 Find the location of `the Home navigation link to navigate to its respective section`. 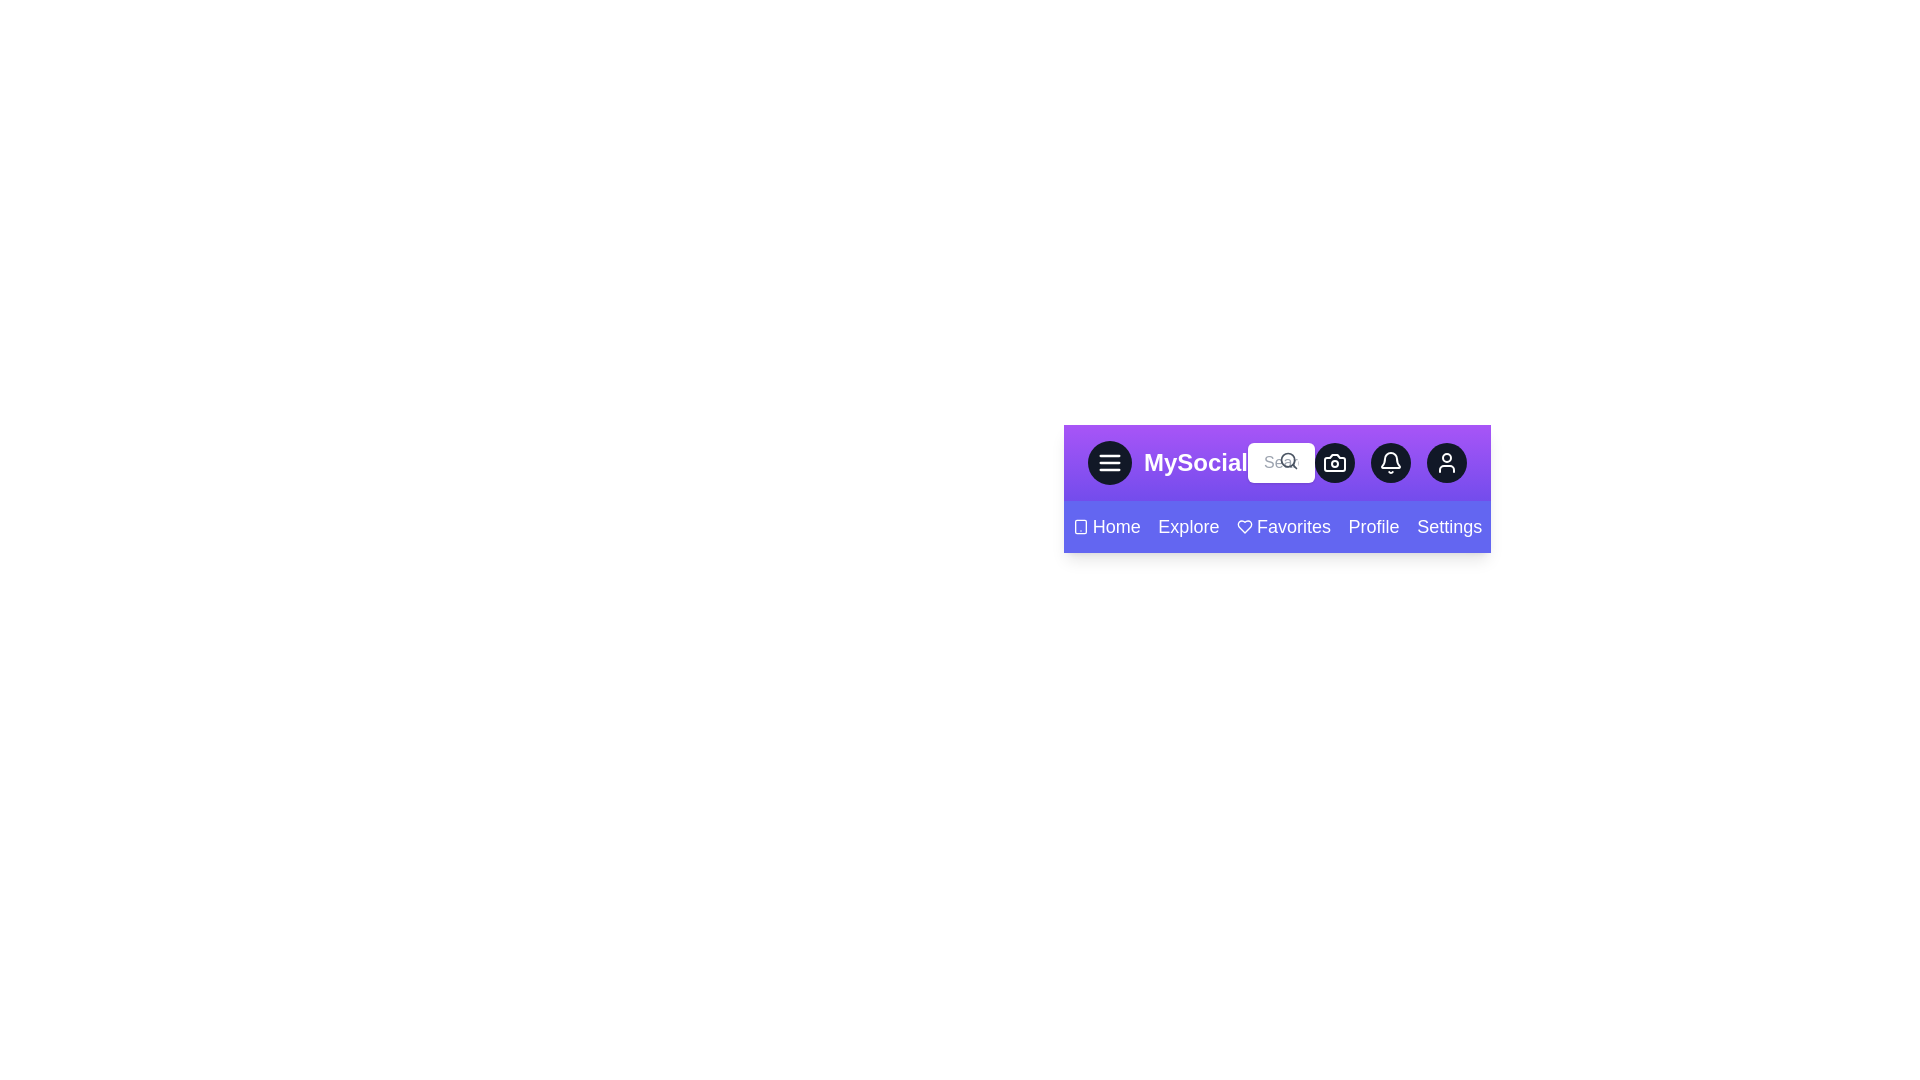

the Home navigation link to navigate to its respective section is located at coordinates (1105, 526).